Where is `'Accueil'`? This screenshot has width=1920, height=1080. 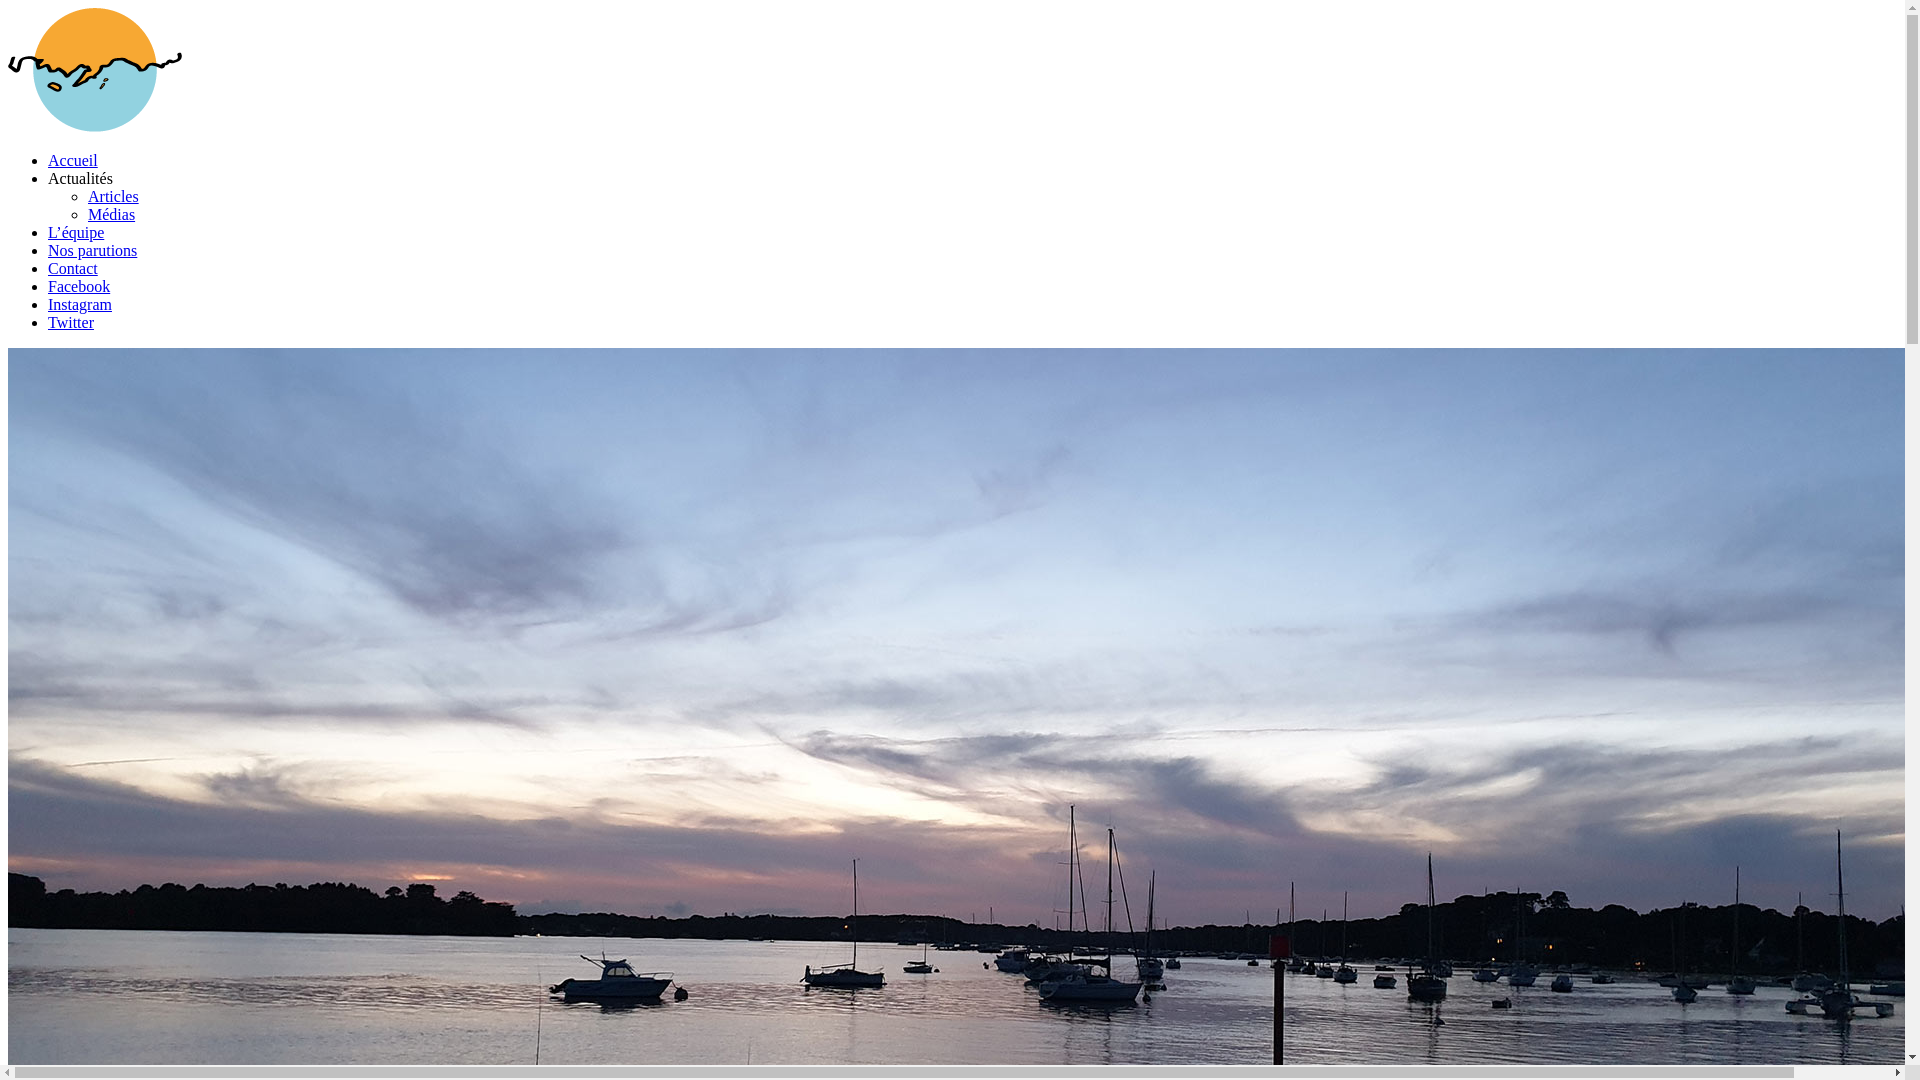
'Accueil' is located at coordinates (72, 159).